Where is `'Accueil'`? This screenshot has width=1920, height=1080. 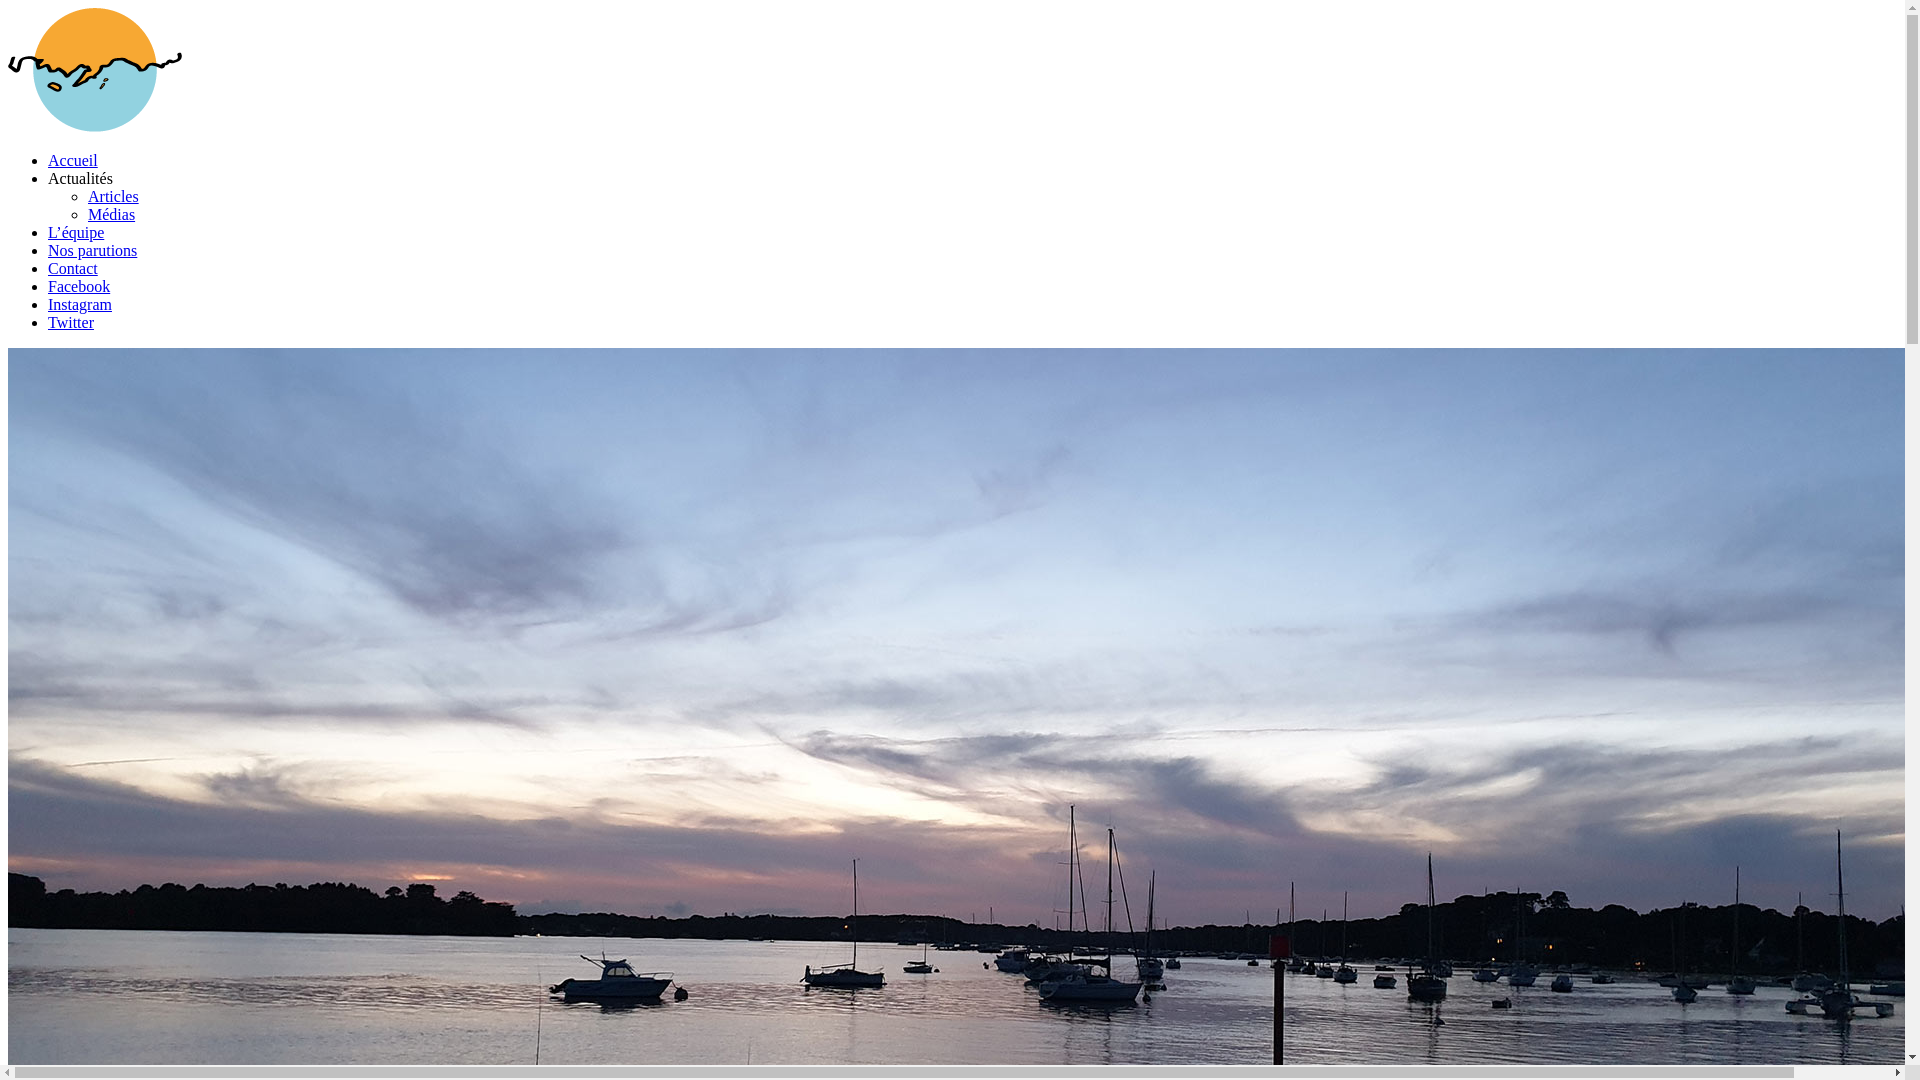
'Accueil' is located at coordinates (72, 159).